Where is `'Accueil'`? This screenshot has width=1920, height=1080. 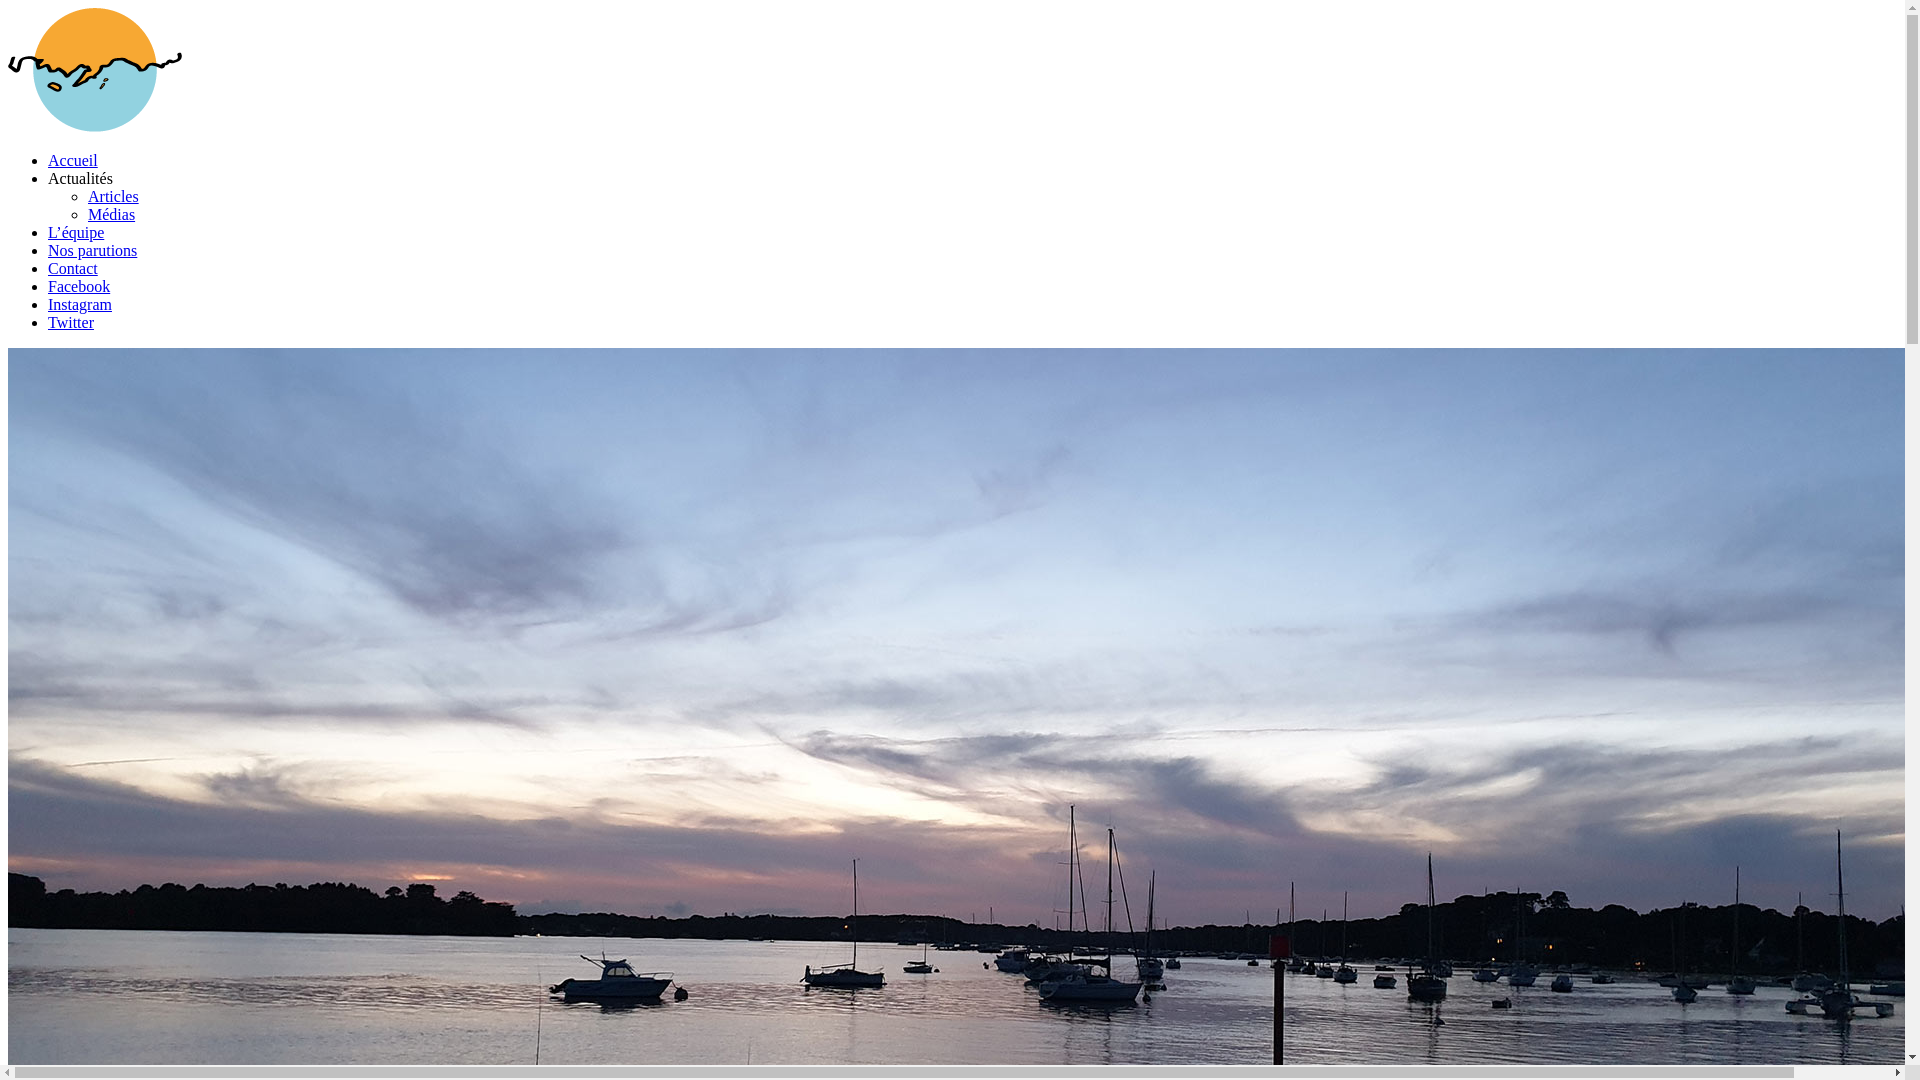
'Accueil' is located at coordinates (72, 159).